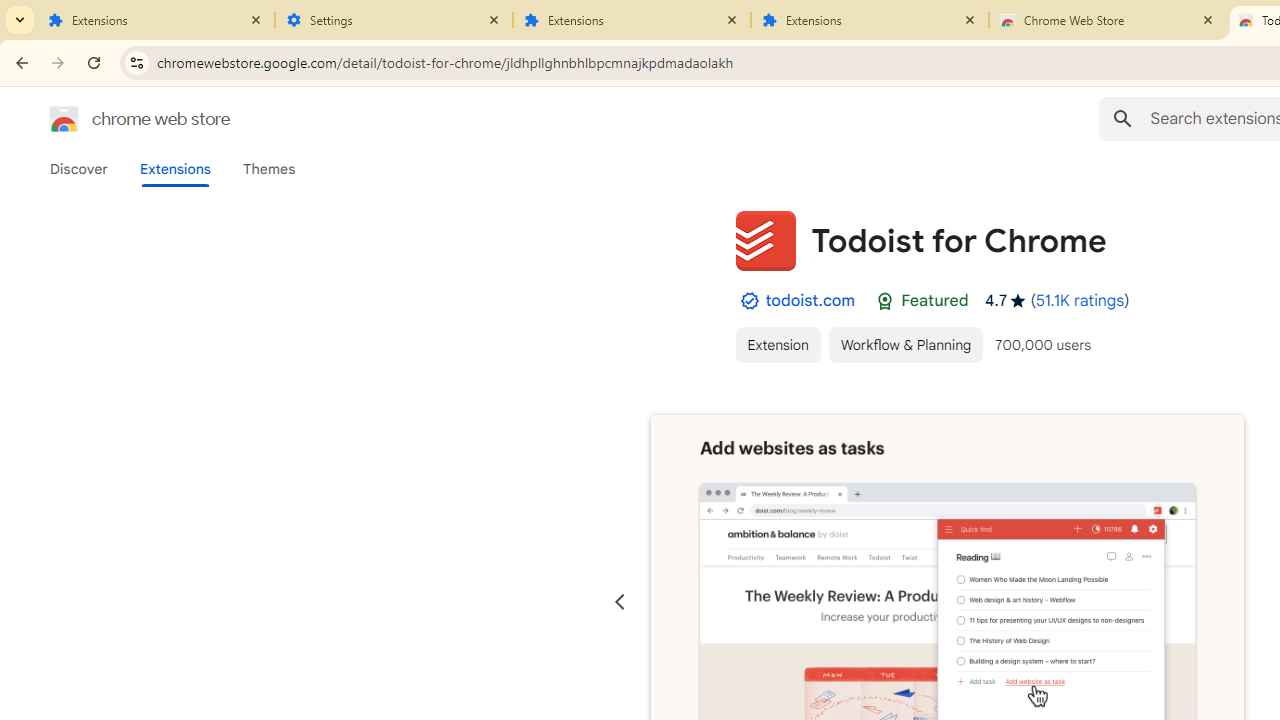  What do you see at coordinates (884, 301) in the screenshot?
I see `'Featured Badge'` at bounding box center [884, 301].